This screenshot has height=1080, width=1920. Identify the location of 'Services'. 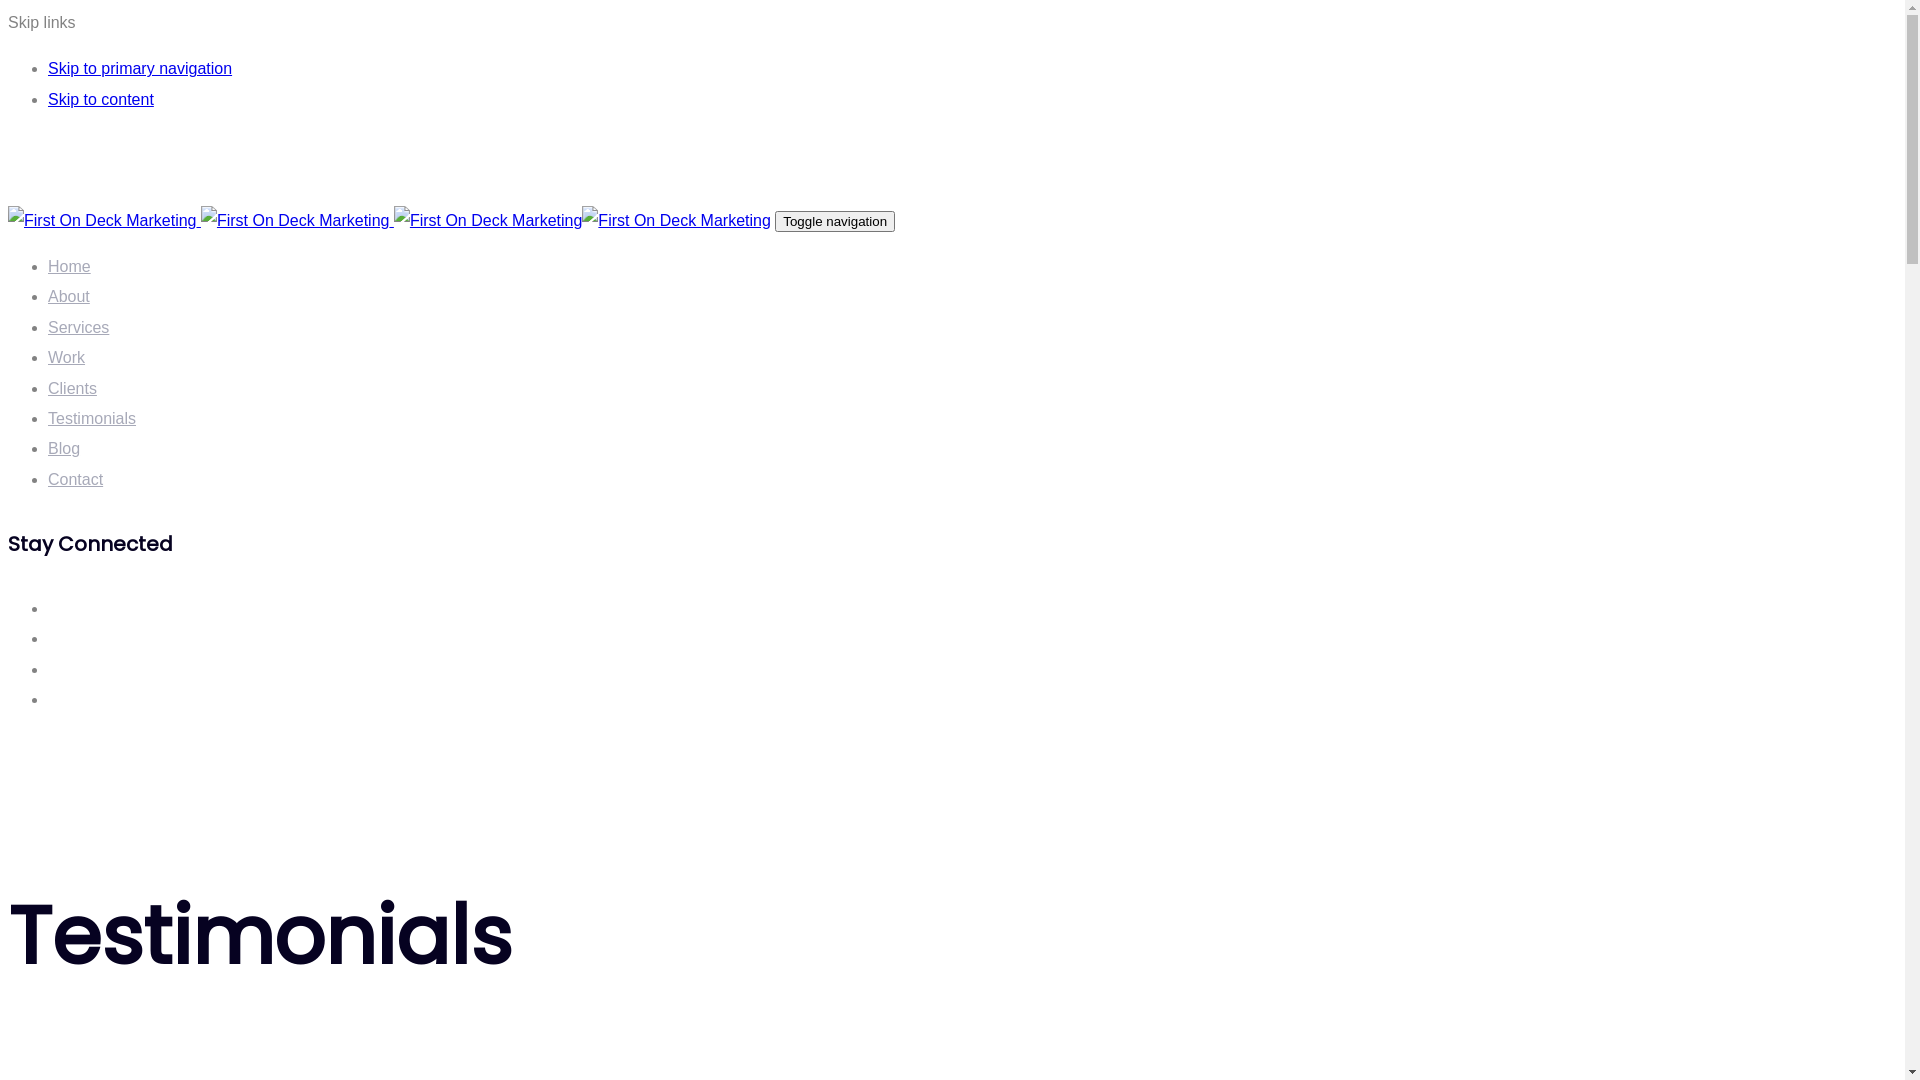
(78, 326).